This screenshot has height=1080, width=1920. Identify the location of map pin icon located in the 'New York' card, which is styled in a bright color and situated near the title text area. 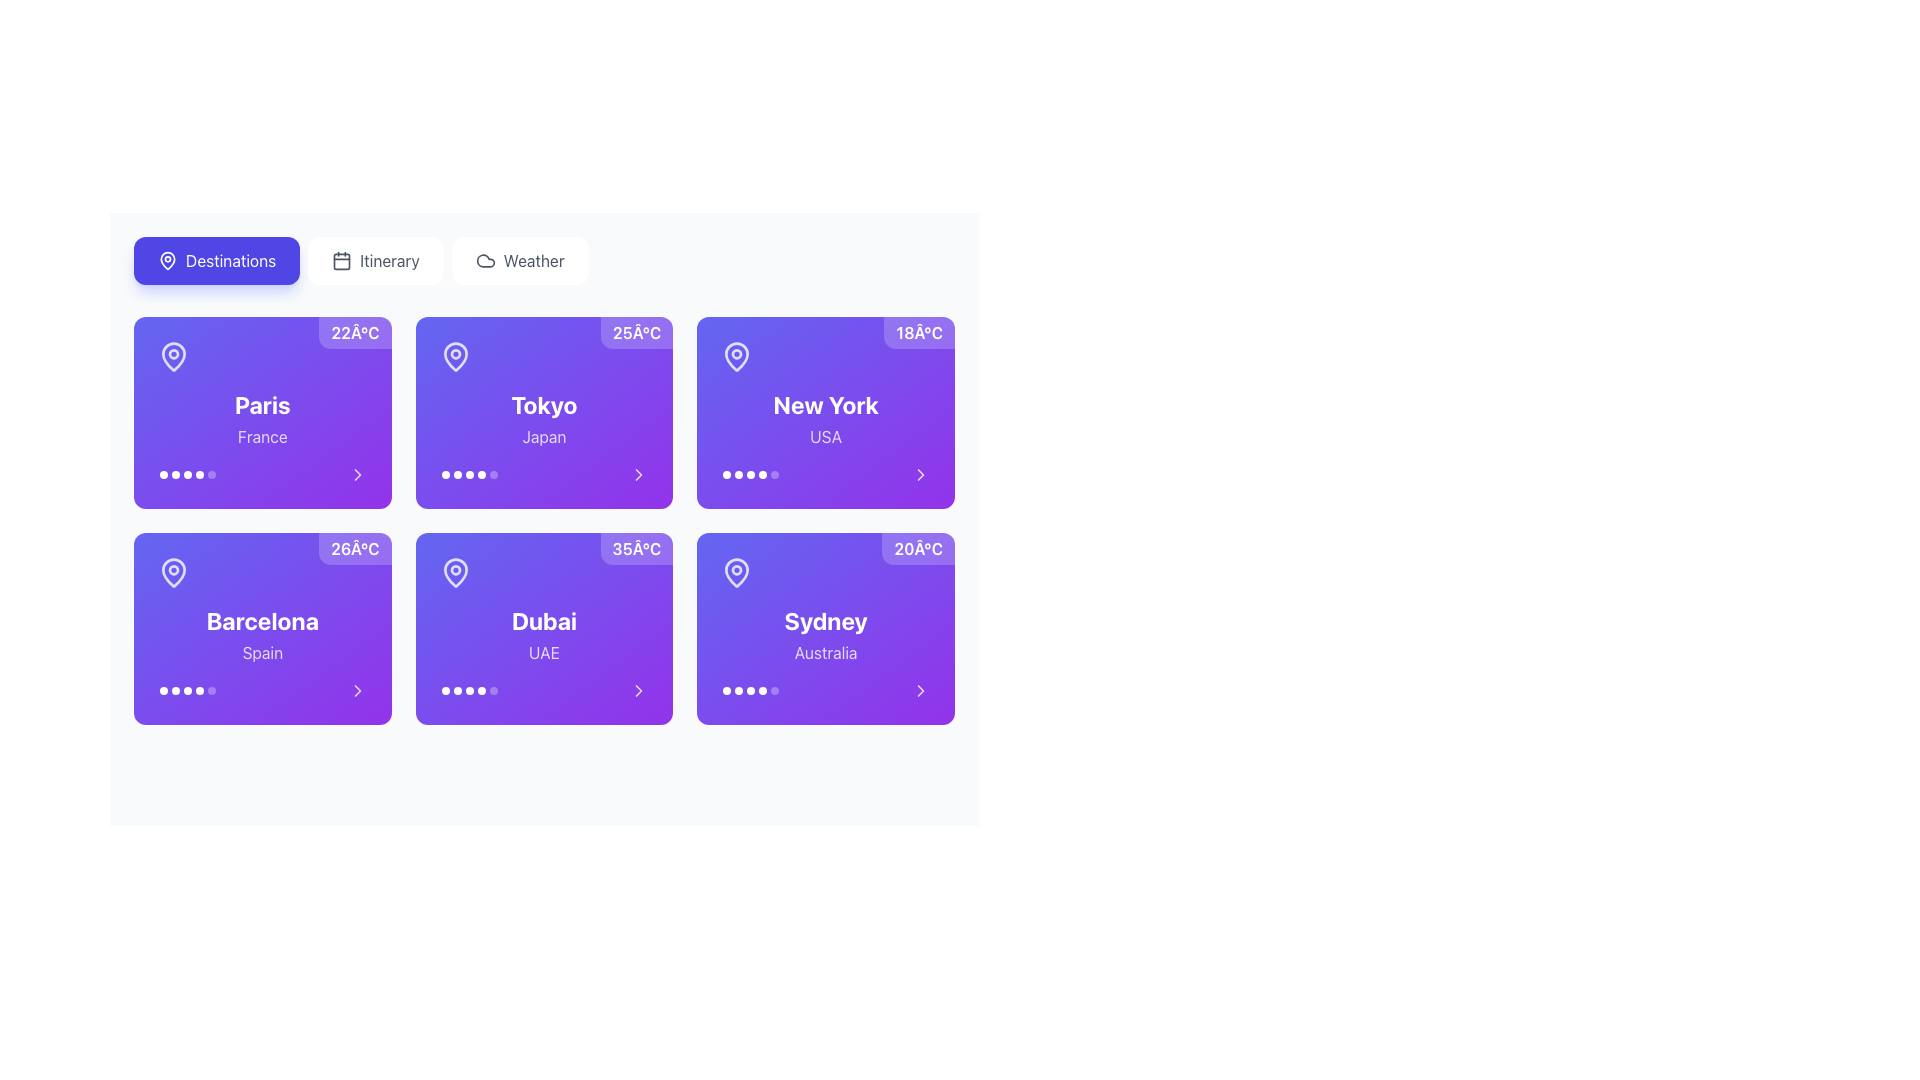
(736, 356).